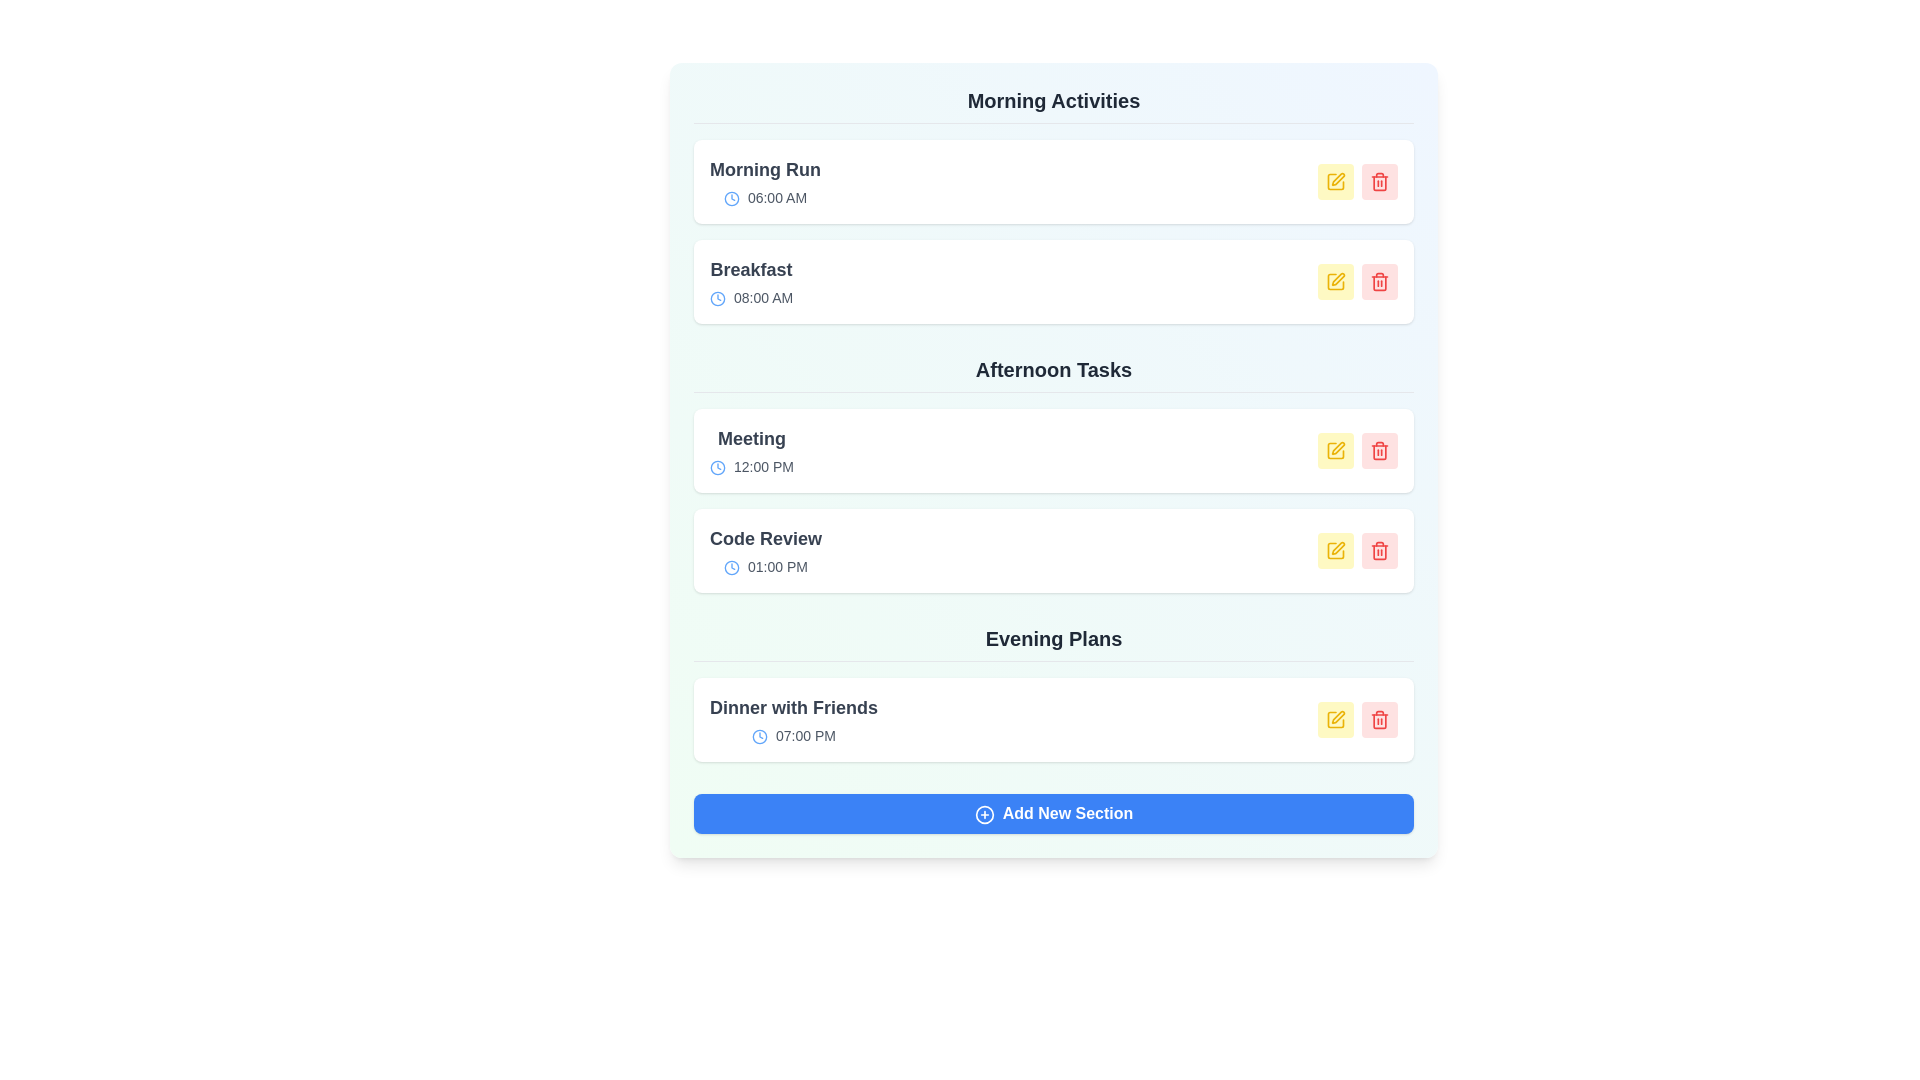  I want to click on the event 'Morning Run' to view its details, so click(763, 181).